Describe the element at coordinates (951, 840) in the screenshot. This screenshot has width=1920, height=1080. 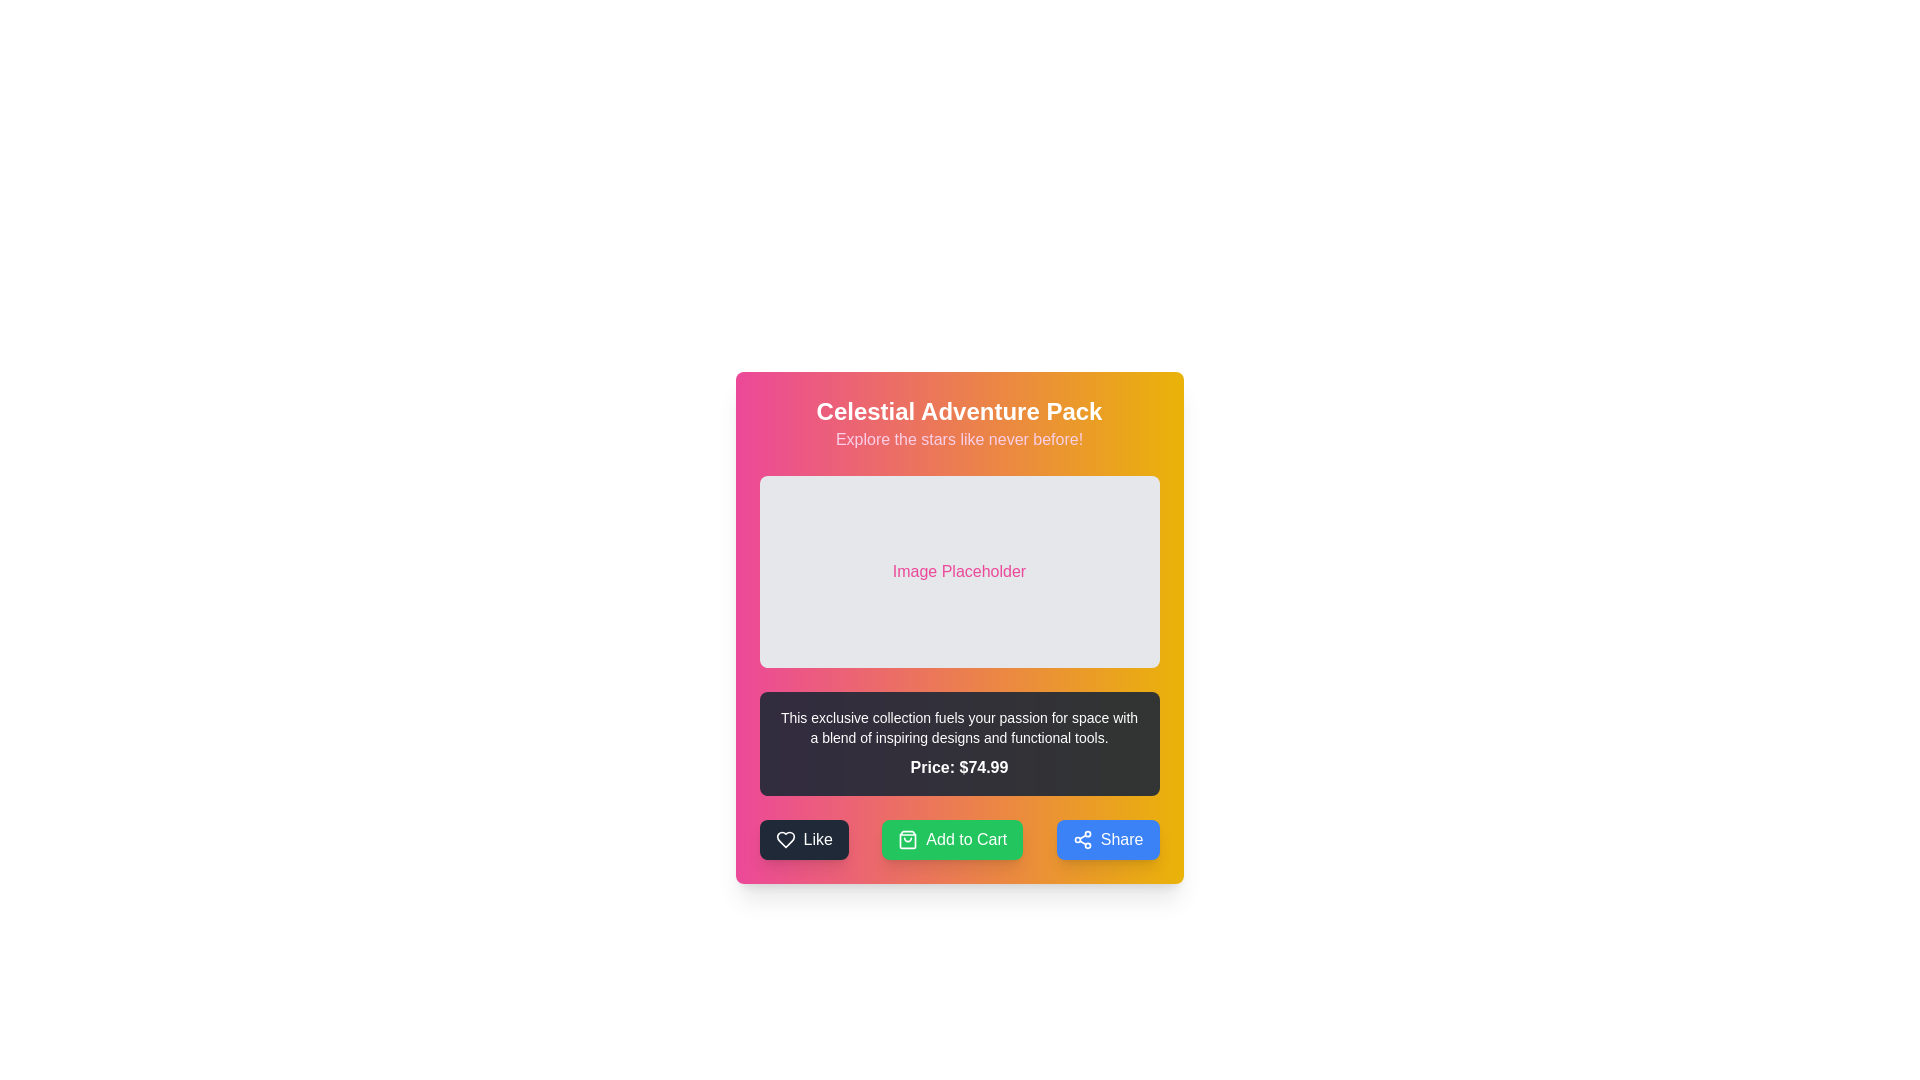
I see `the button located at the bottom section of the card component` at that location.